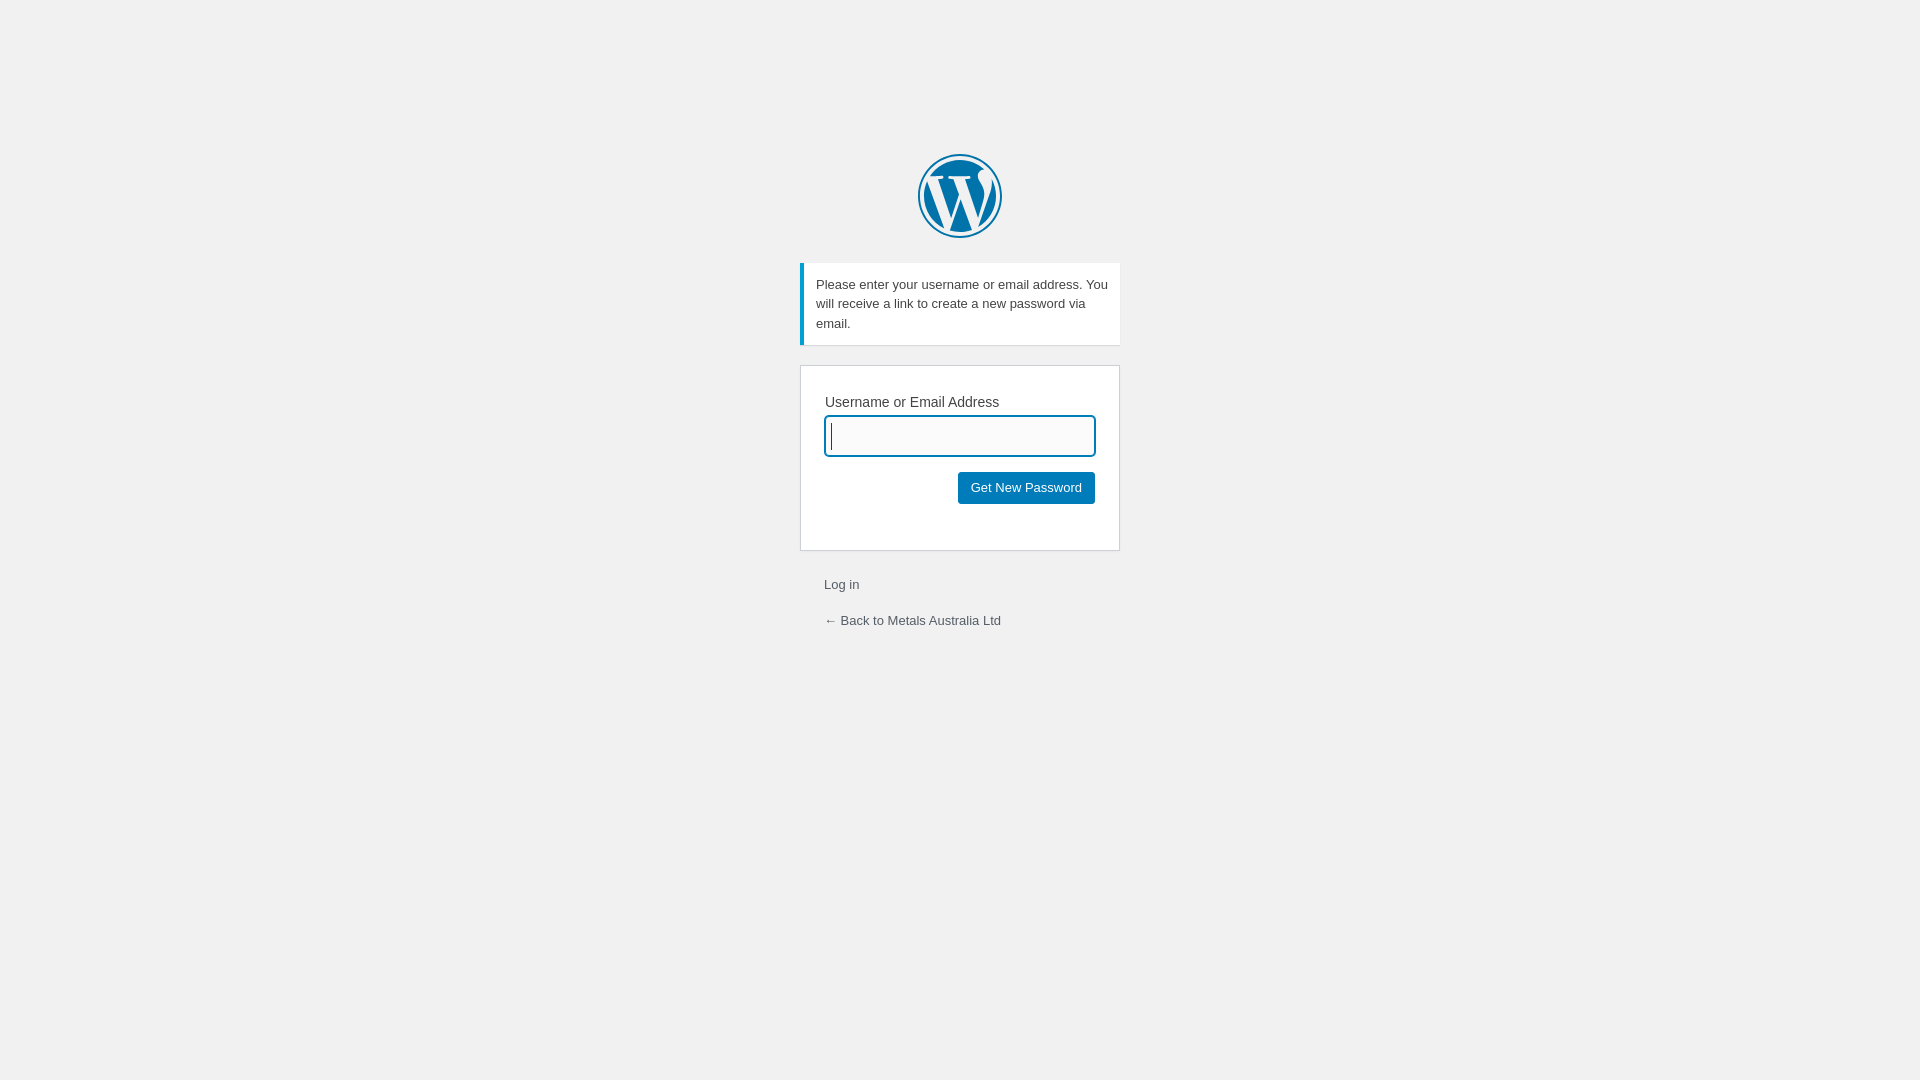  What do you see at coordinates (1026, 488) in the screenshot?
I see `'Get New Password'` at bounding box center [1026, 488].